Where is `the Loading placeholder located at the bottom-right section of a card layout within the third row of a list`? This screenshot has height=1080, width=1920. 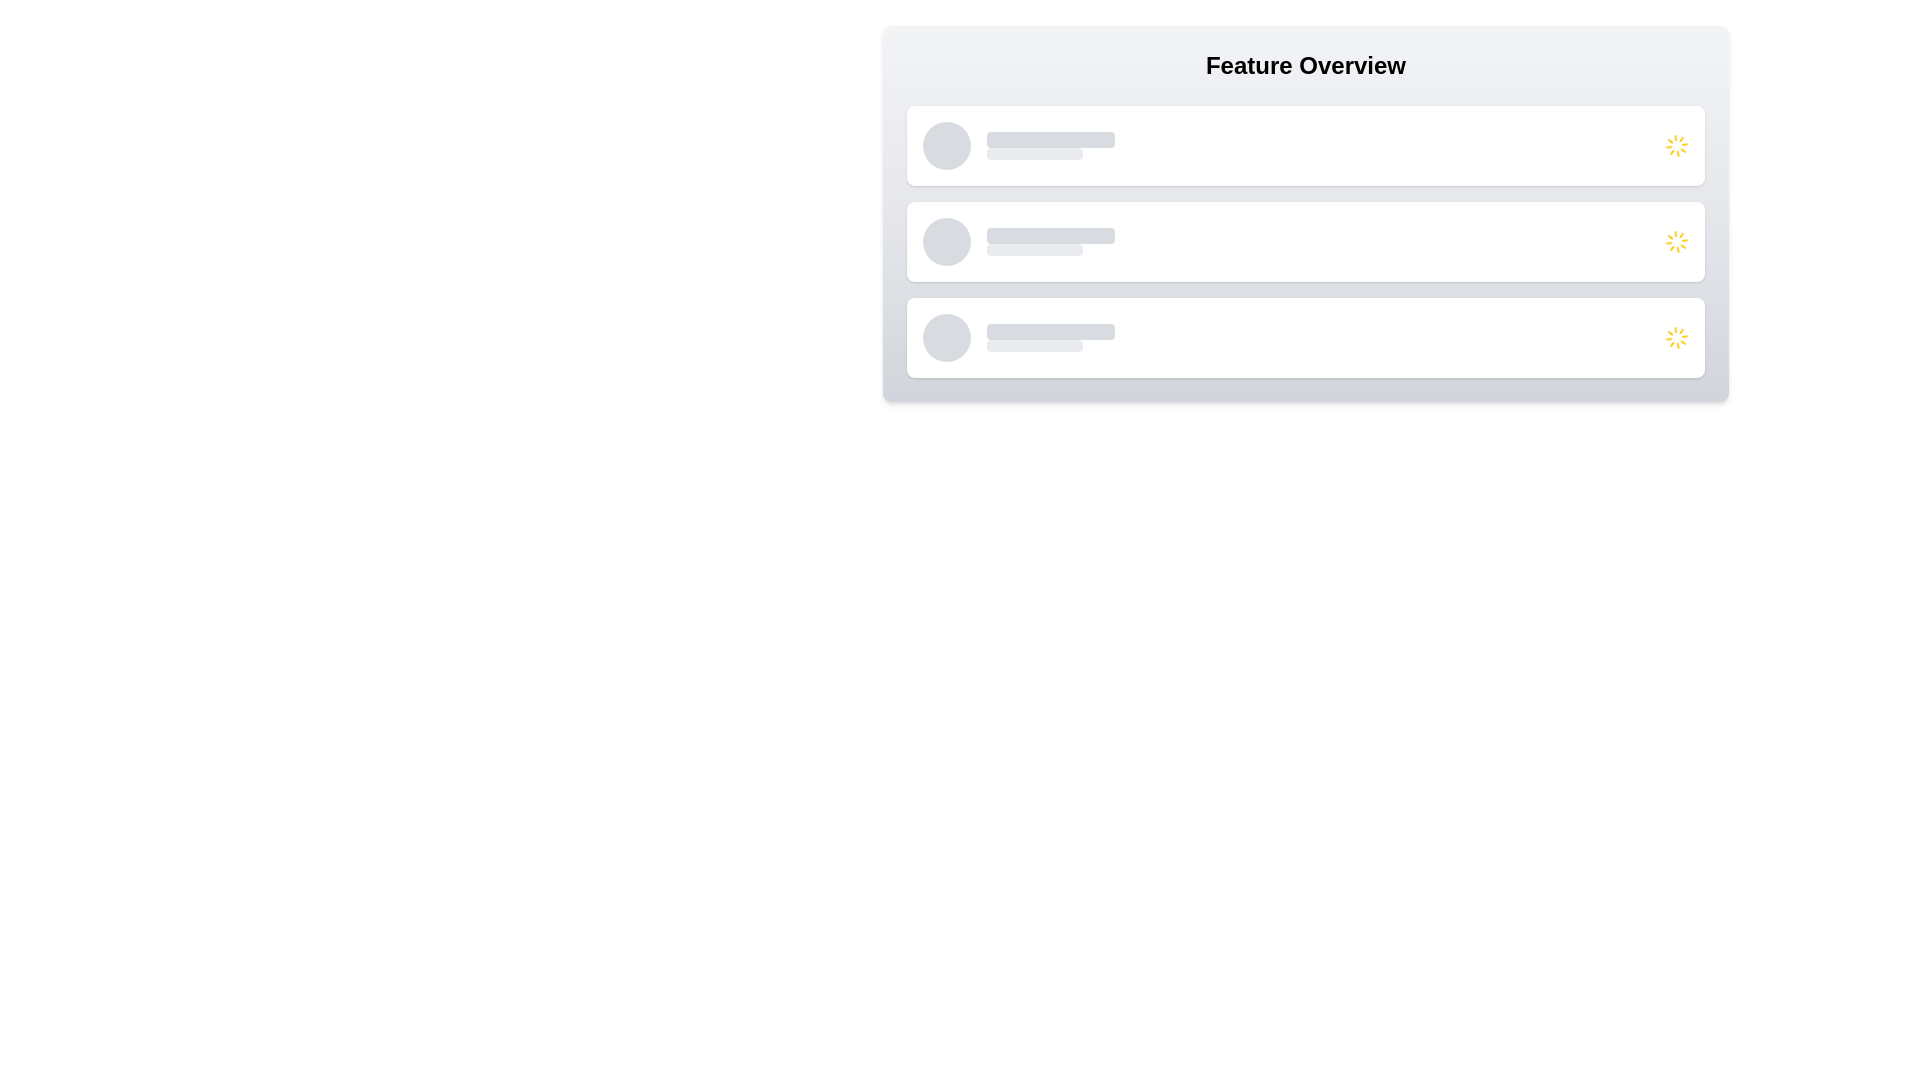 the Loading placeholder located at the bottom-right section of a card layout within the third row of a list is located at coordinates (1035, 345).